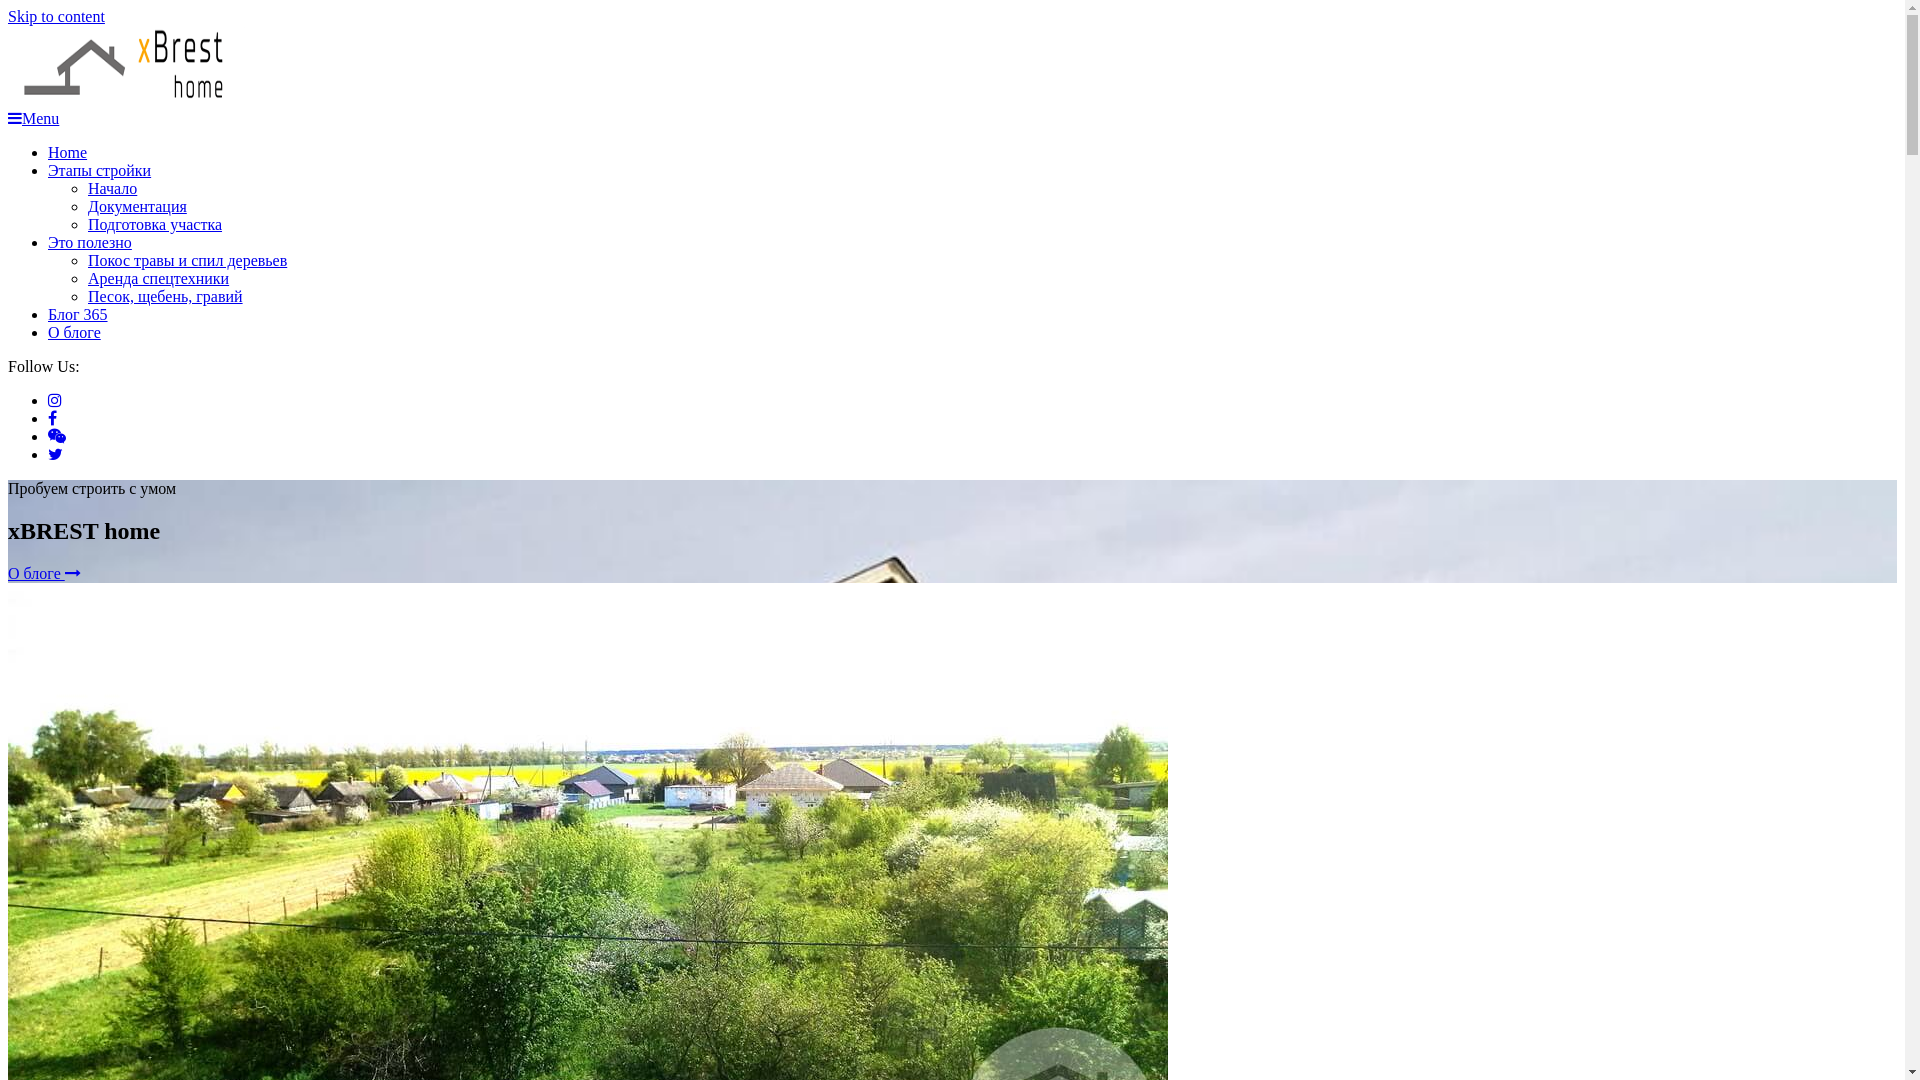 Image resolution: width=1920 pixels, height=1080 pixels. Describe the element at coordinates (67, 151) in the screenshot. I see `'Home'` at that location.